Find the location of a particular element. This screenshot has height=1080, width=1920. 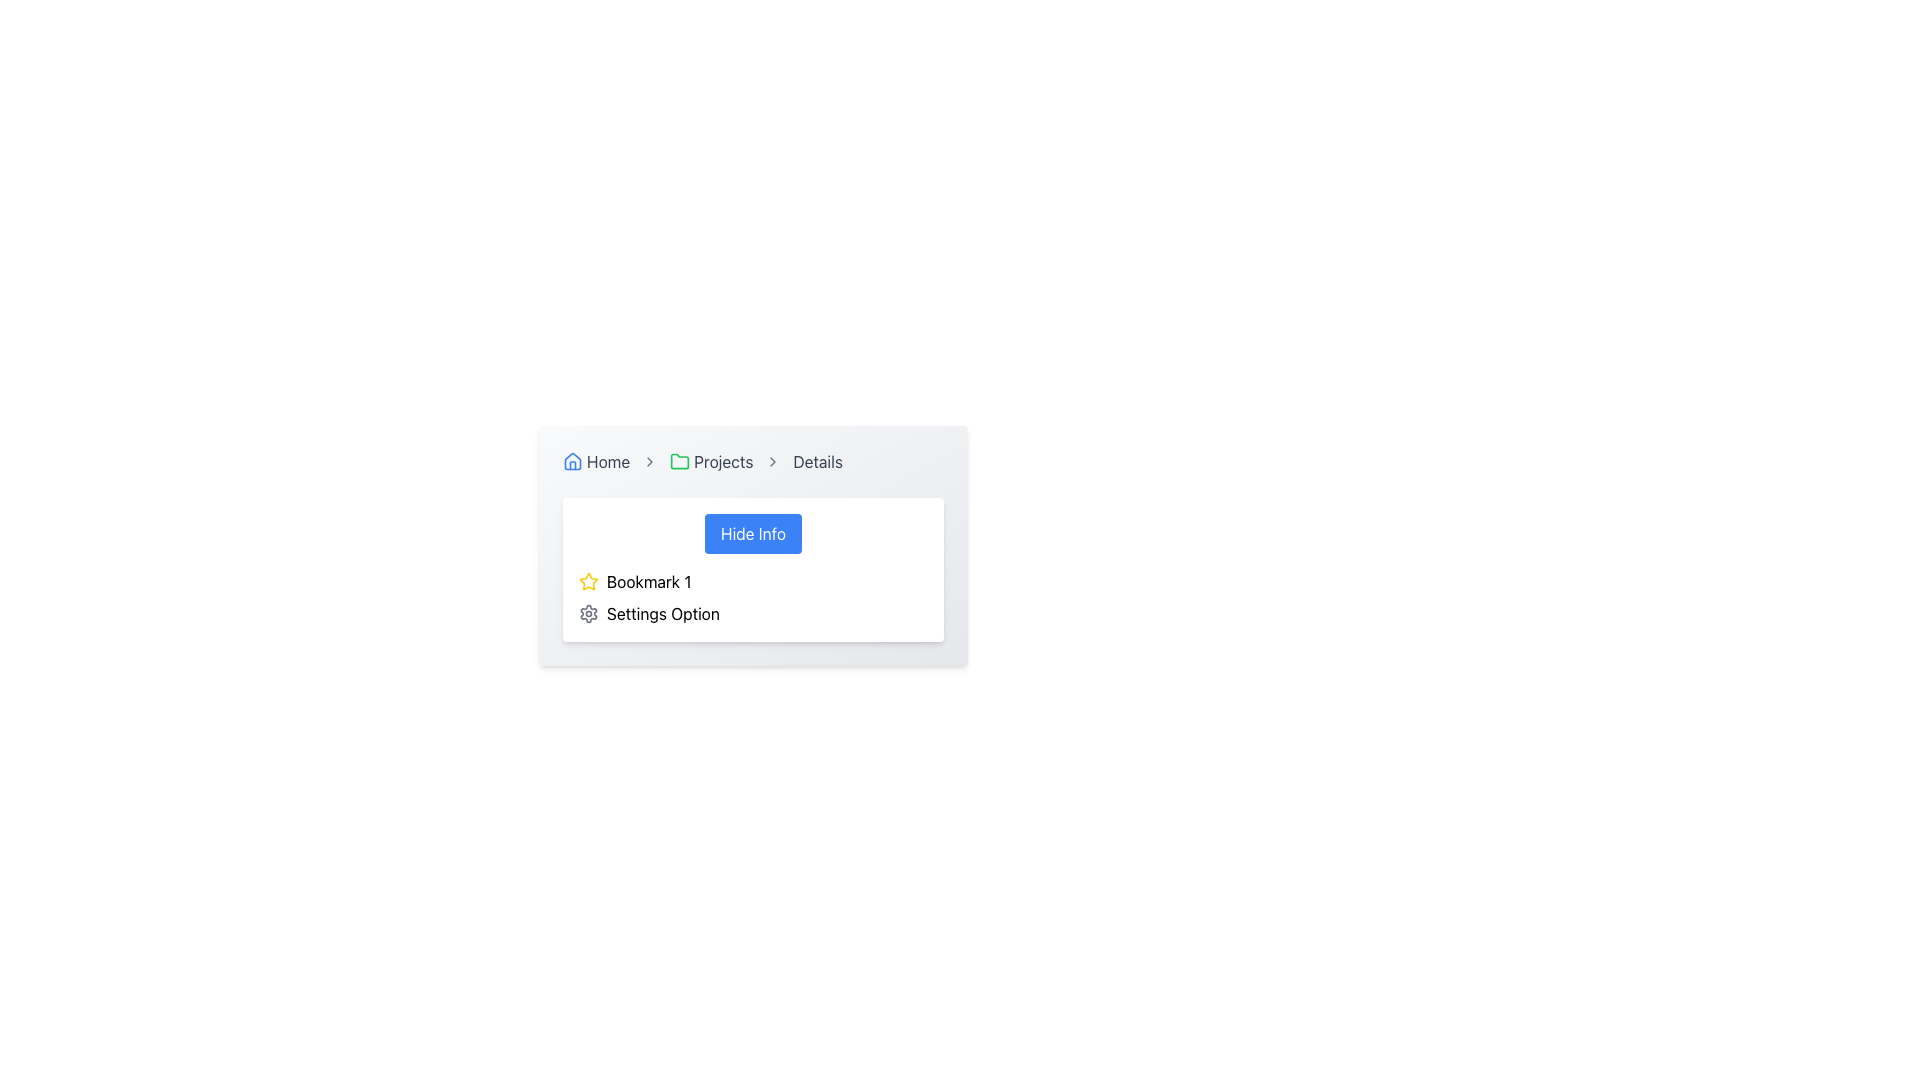

the breadcrumb link that consists of a blue house-shaped icon followed by the text 'Home' is located at coordinates (595, 462).